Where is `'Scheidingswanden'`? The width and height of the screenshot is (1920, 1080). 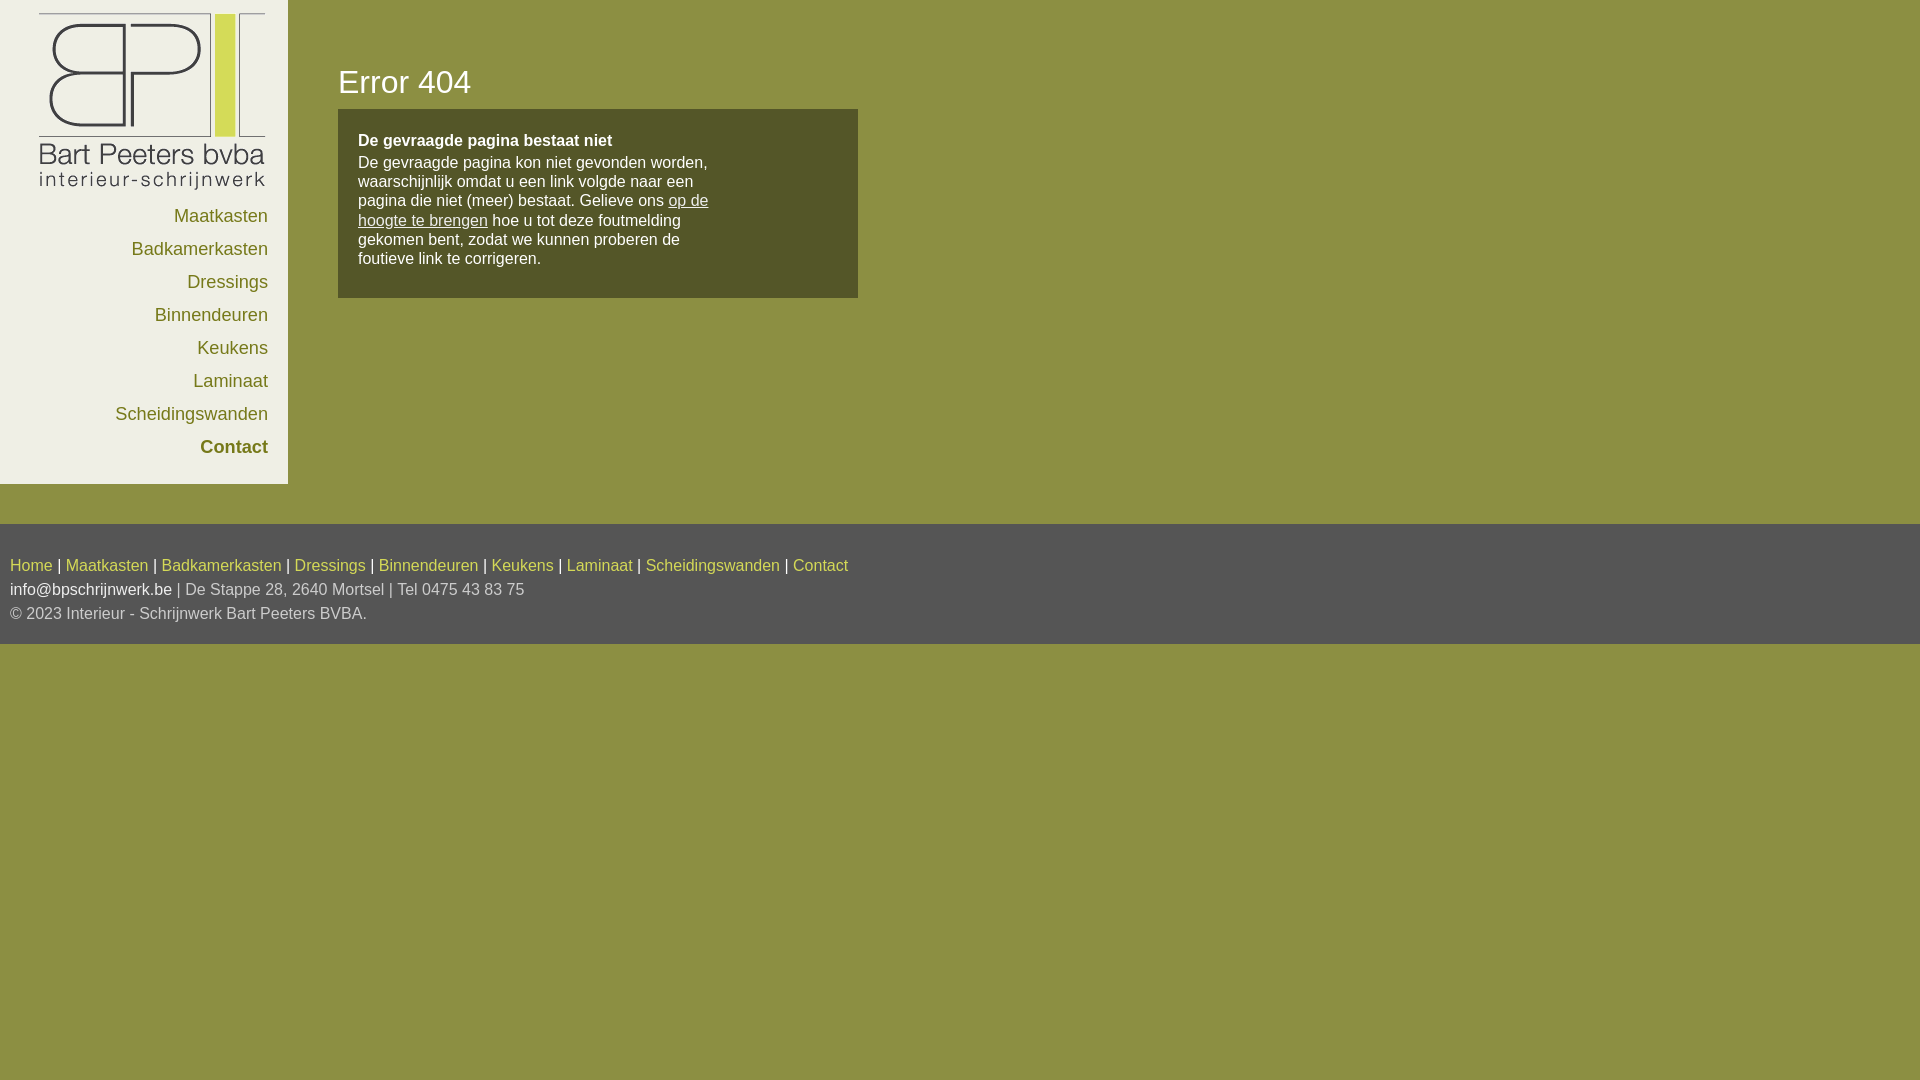
'Scheidingswanden' is located at coordinates (191, 412).